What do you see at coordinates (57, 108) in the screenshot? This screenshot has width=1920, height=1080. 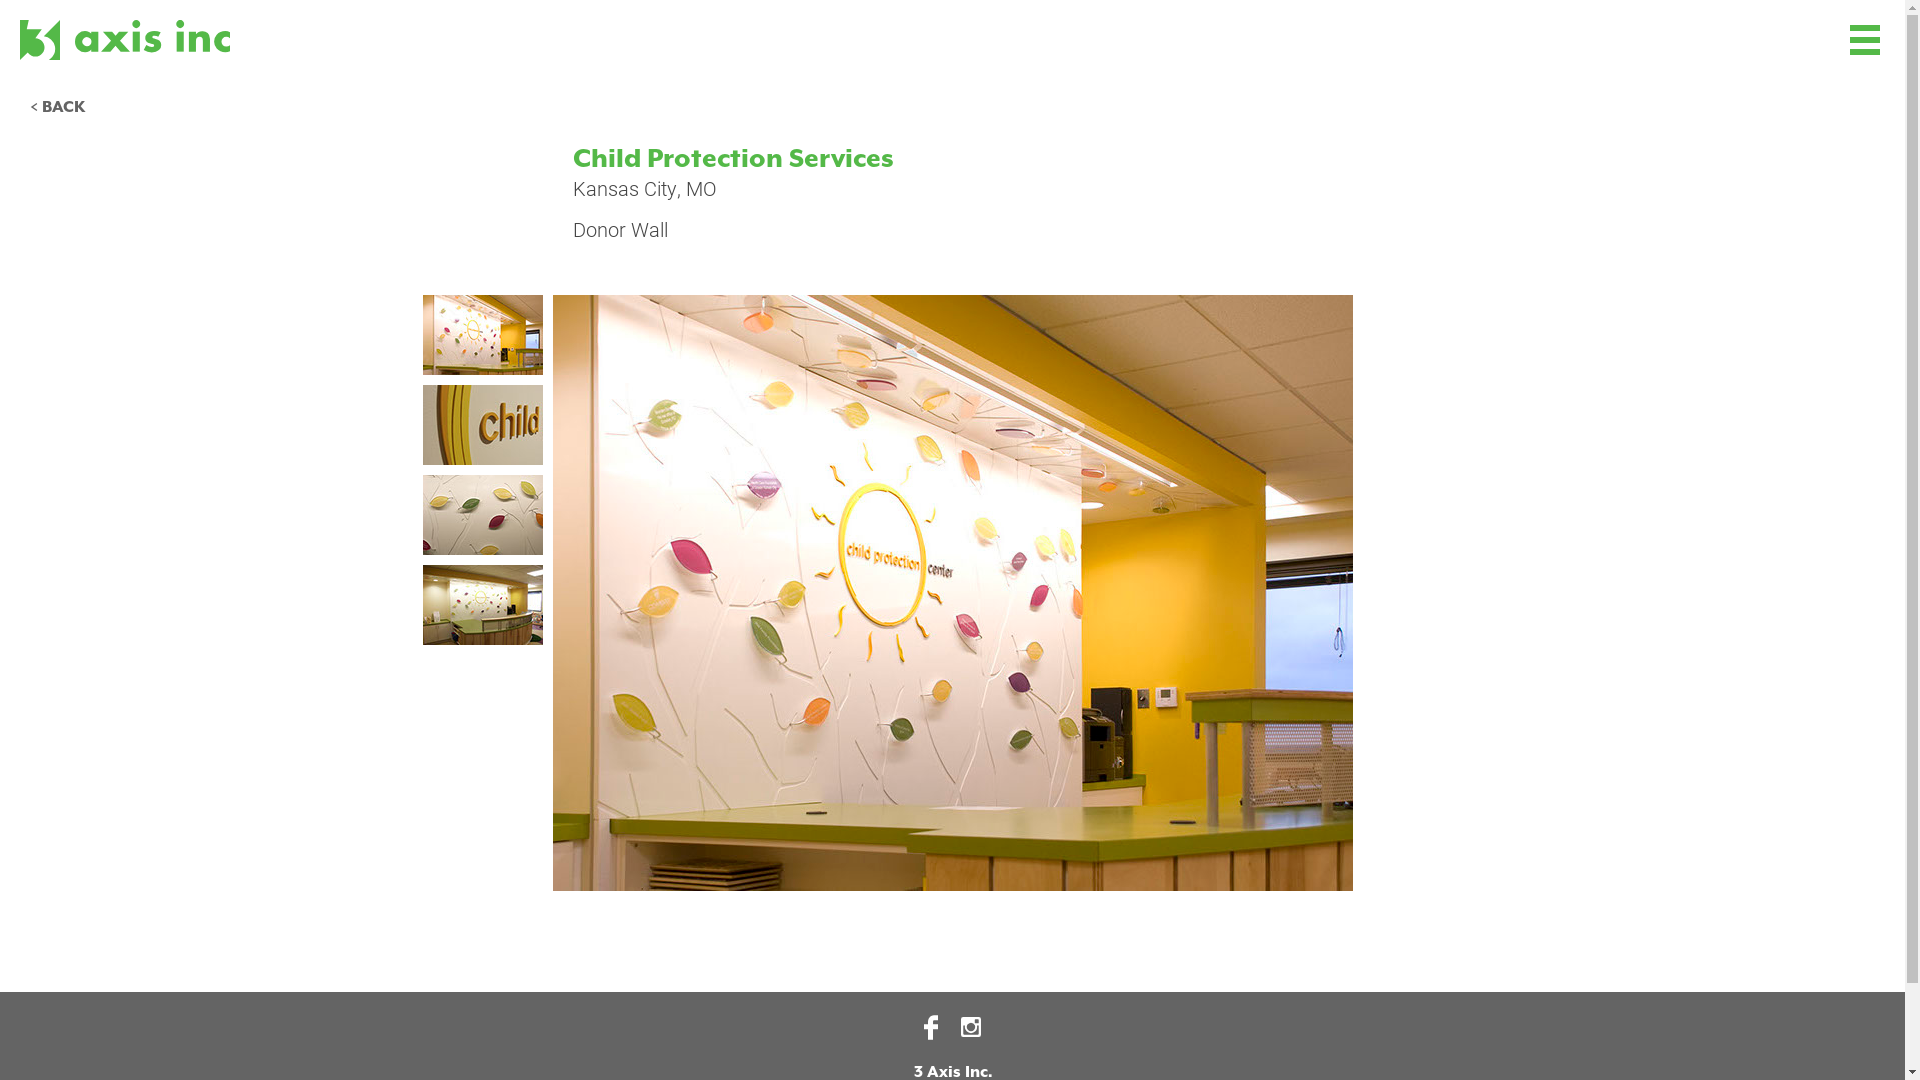 I see `'< BACK'` at bounding box center [57, 108].